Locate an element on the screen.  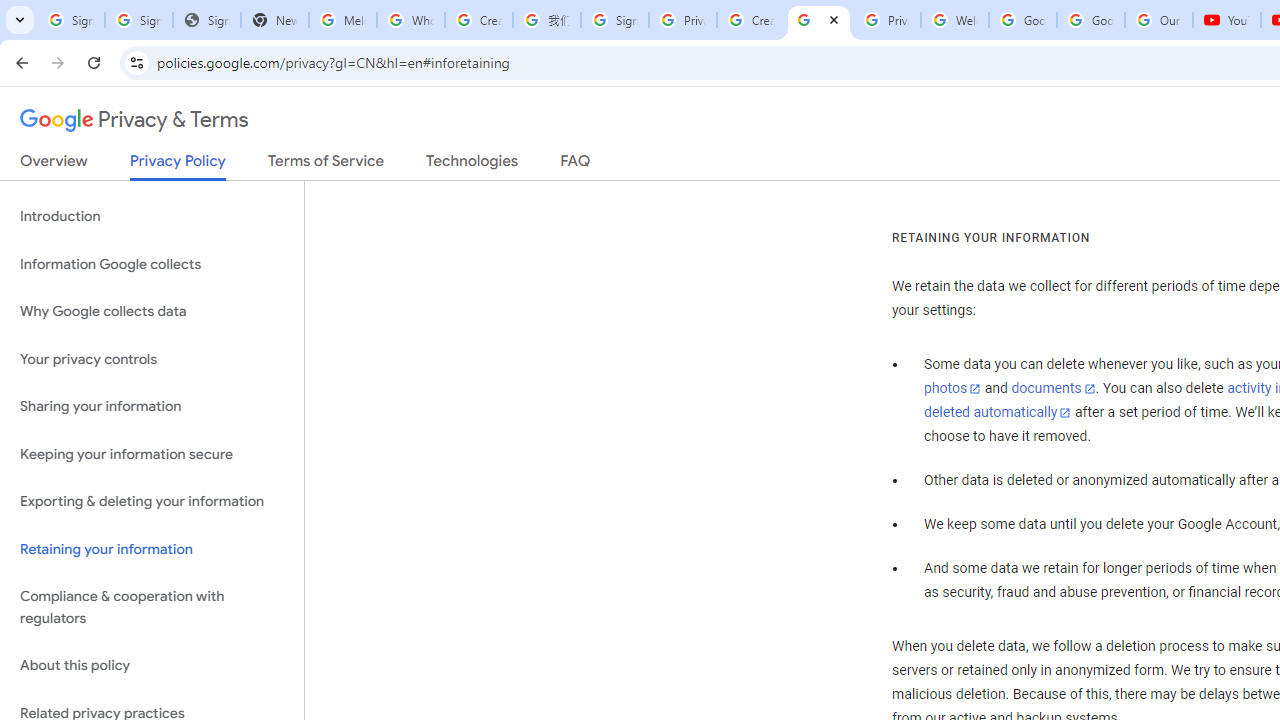
'documents' is located at coordinates (1052, 389).